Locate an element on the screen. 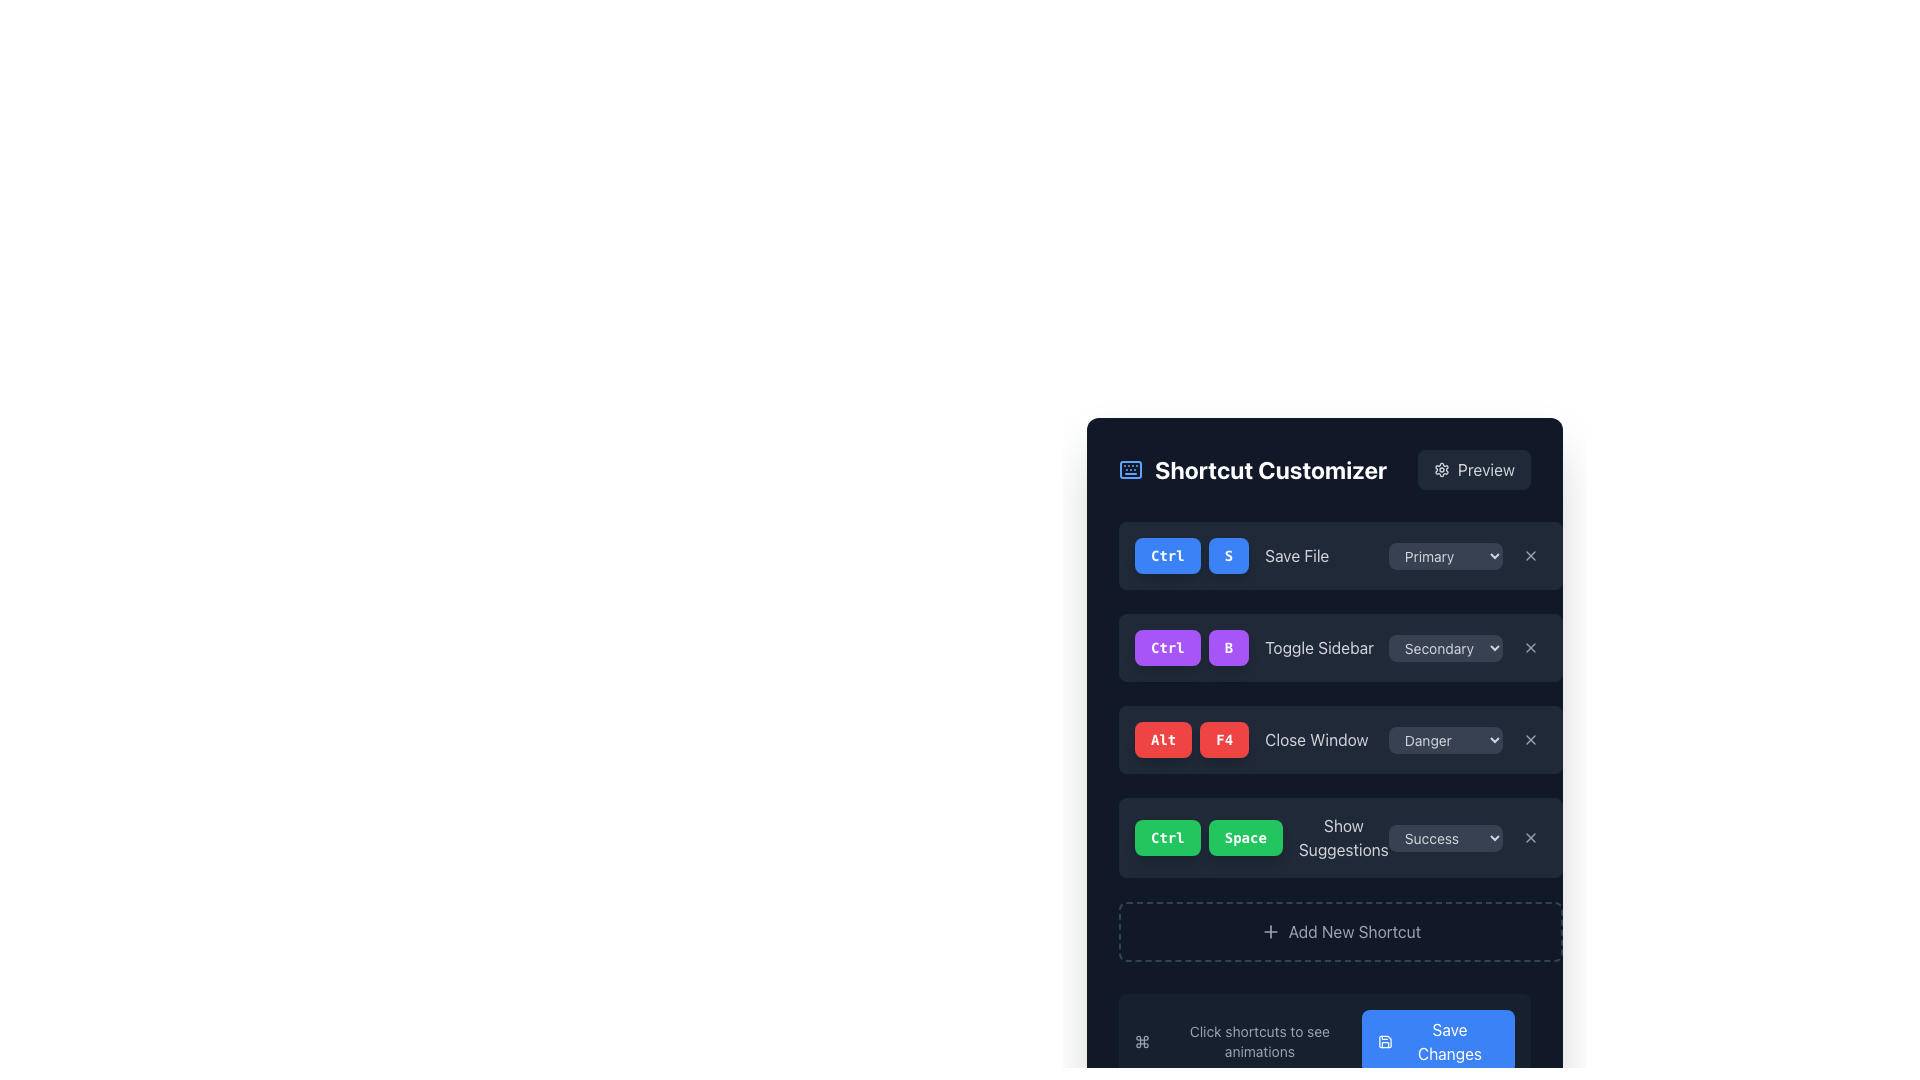 The width and height of the screenshot is (1920, 1080). the 'Save' button text label located at the bottom right of the 'Shortcut Customizer' panel is located at coordinates (1449, 1040).